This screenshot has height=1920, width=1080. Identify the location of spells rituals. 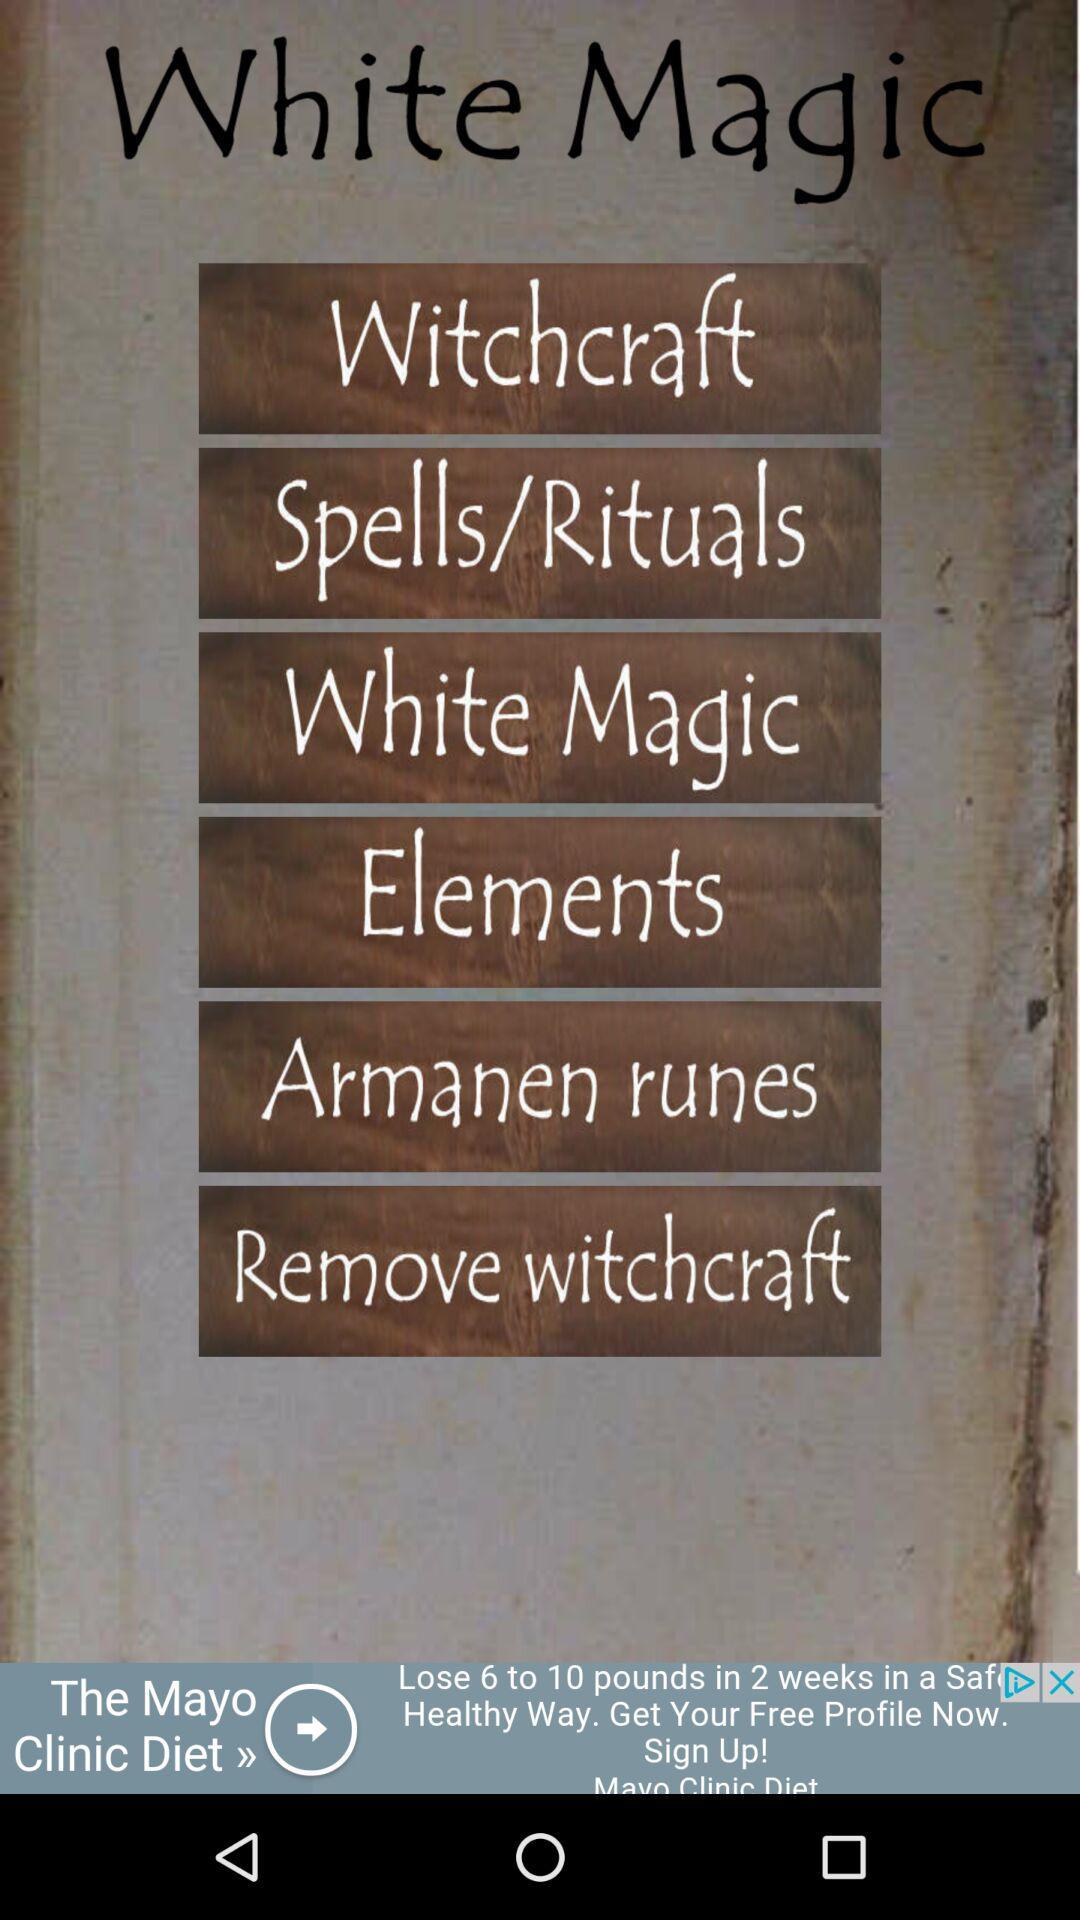
(540, 533).